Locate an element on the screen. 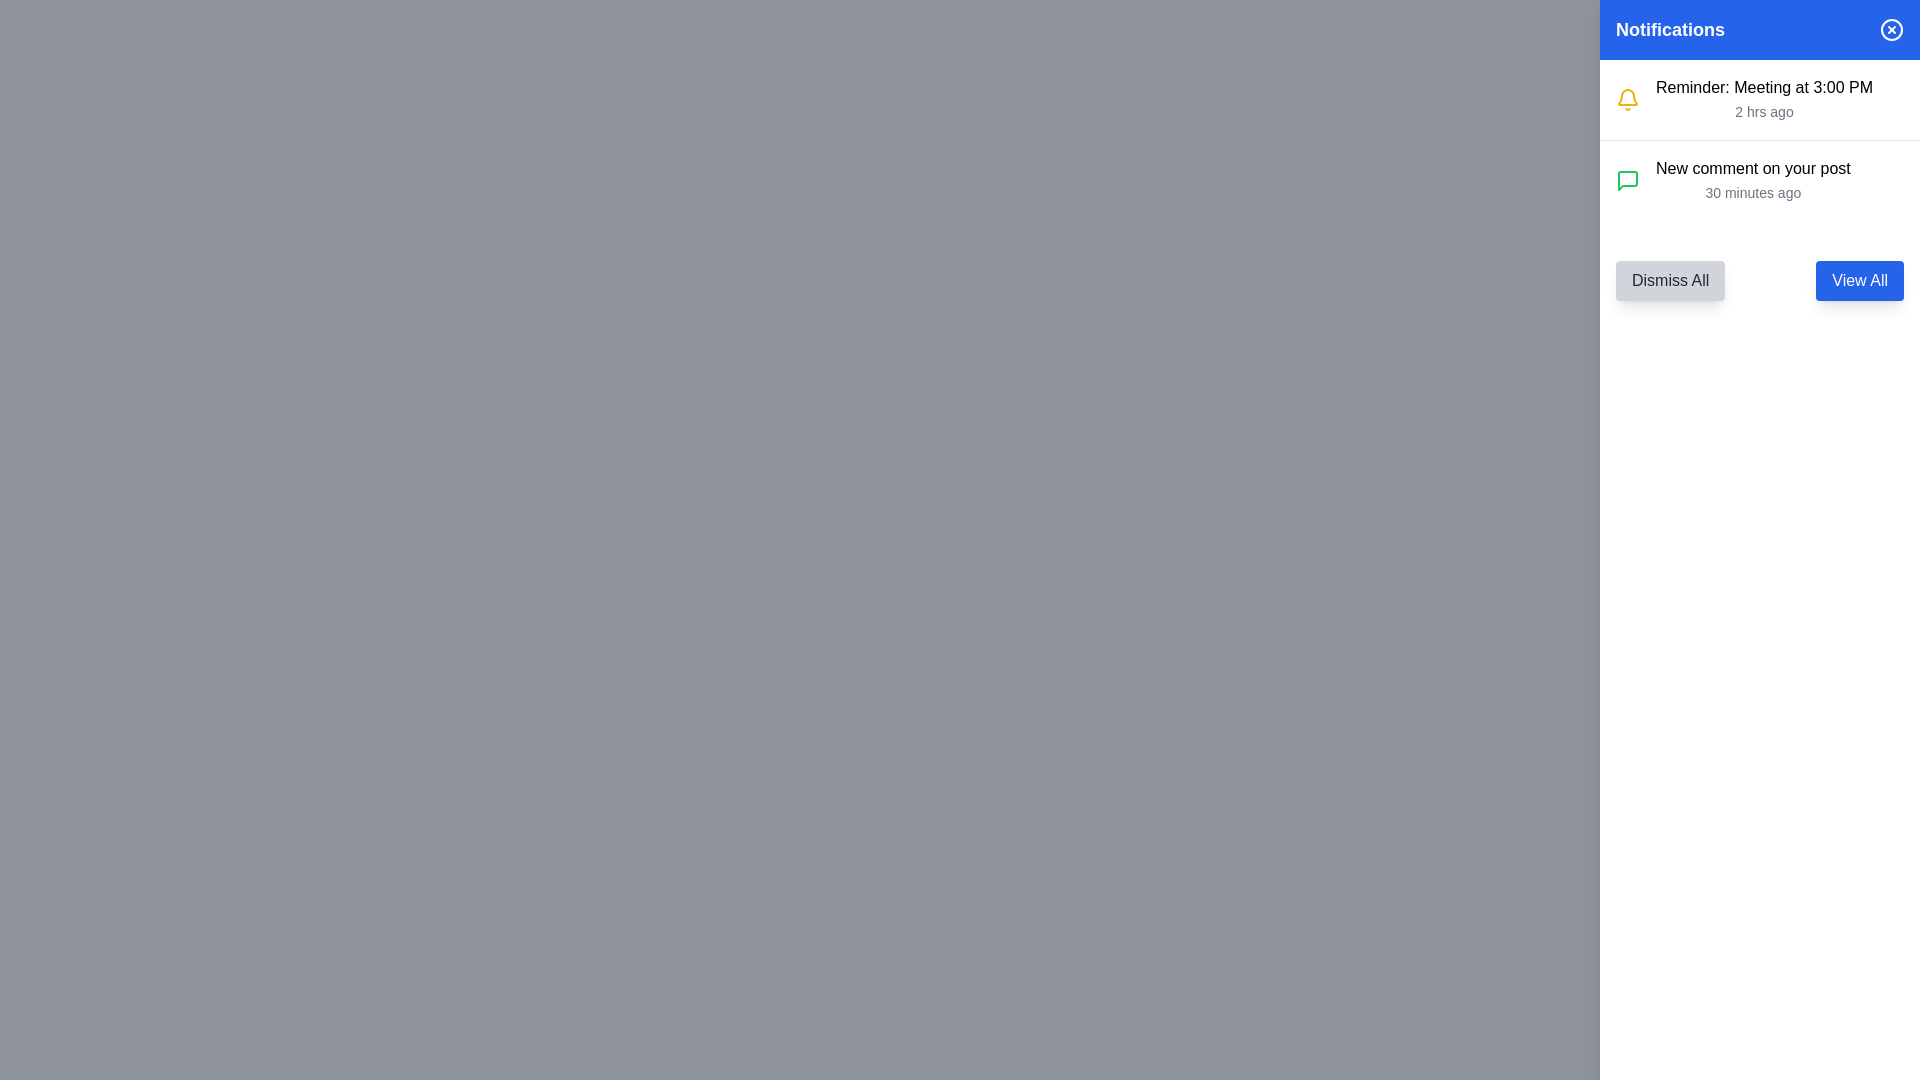  the text label displaying the time elapsed since the associated notification was received, which is located below the 'Reminder: Meeting at 3:00 PM.' text in the notifications panel is located at coordinates (1764, 111).